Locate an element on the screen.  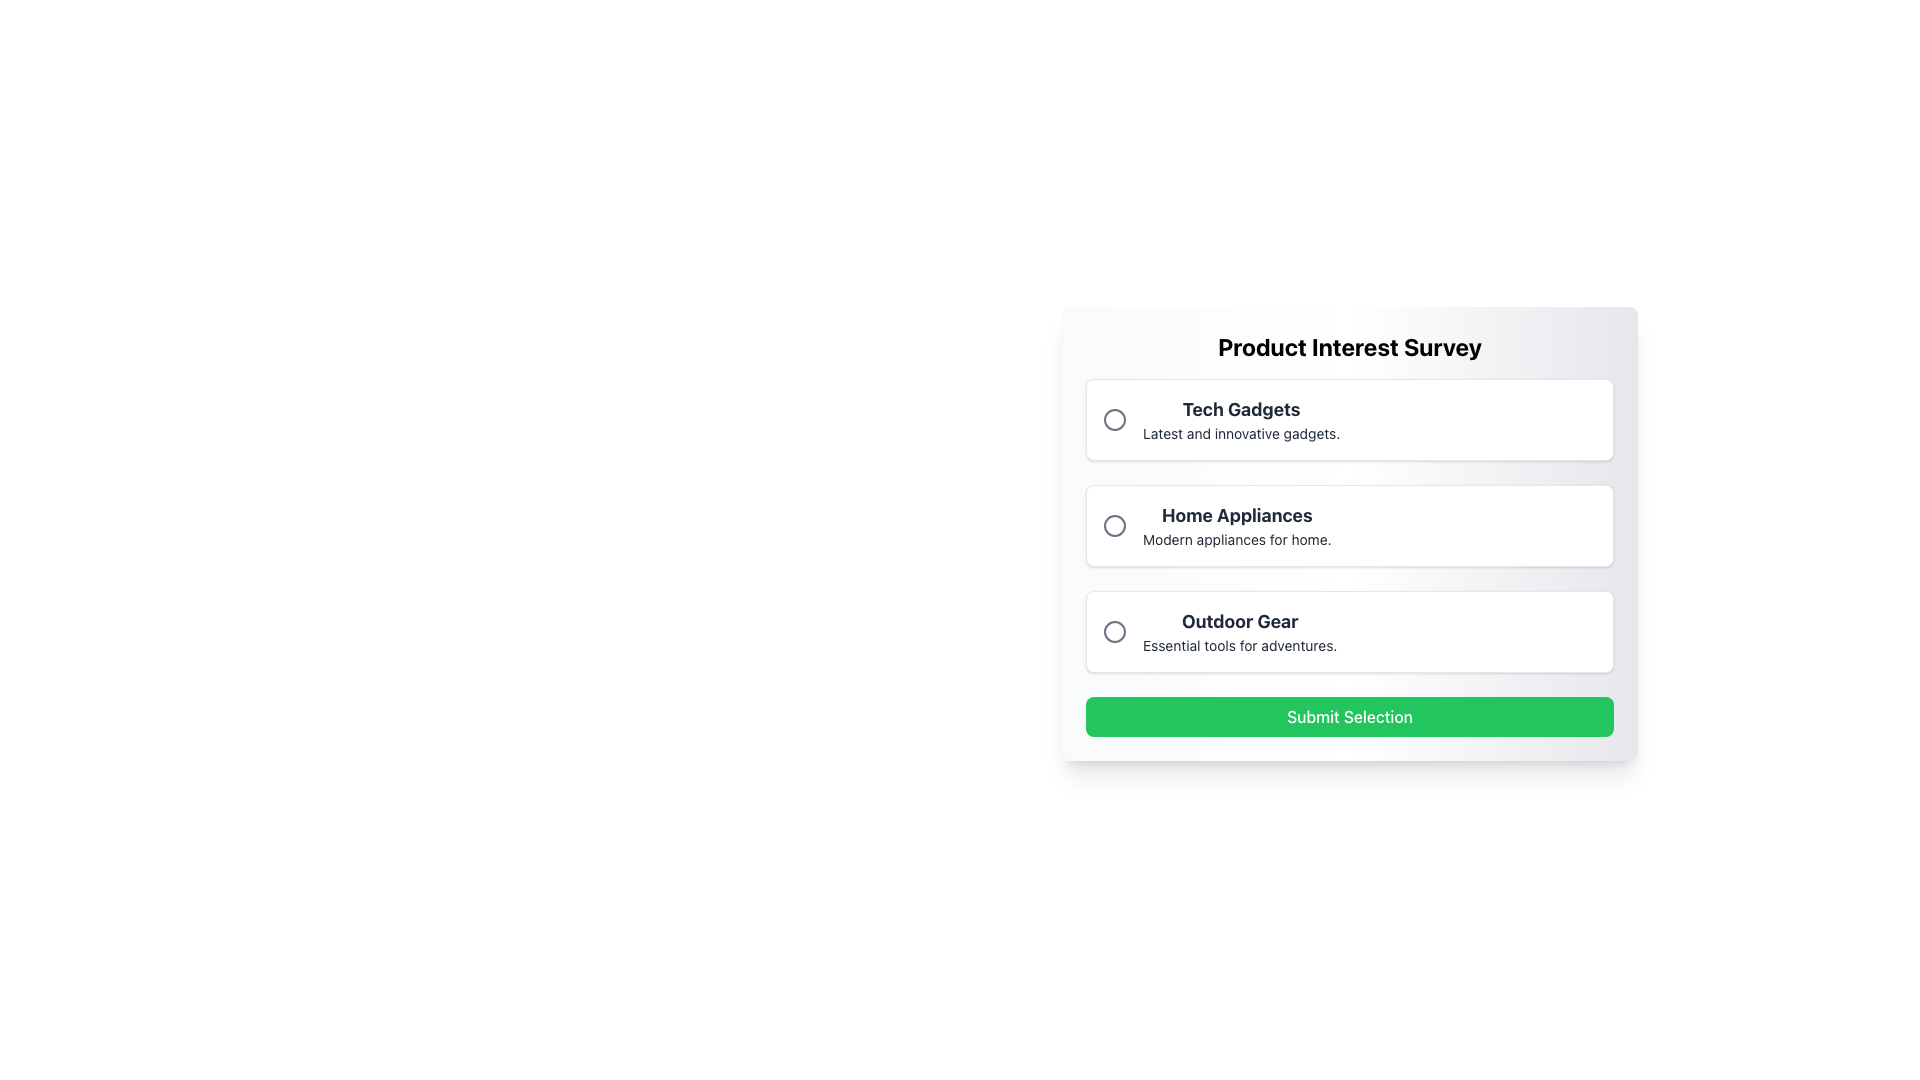
the 'Tech Gadgets' selectable item located in the Product Interest Survey section is located at coordinates (1349, 419).